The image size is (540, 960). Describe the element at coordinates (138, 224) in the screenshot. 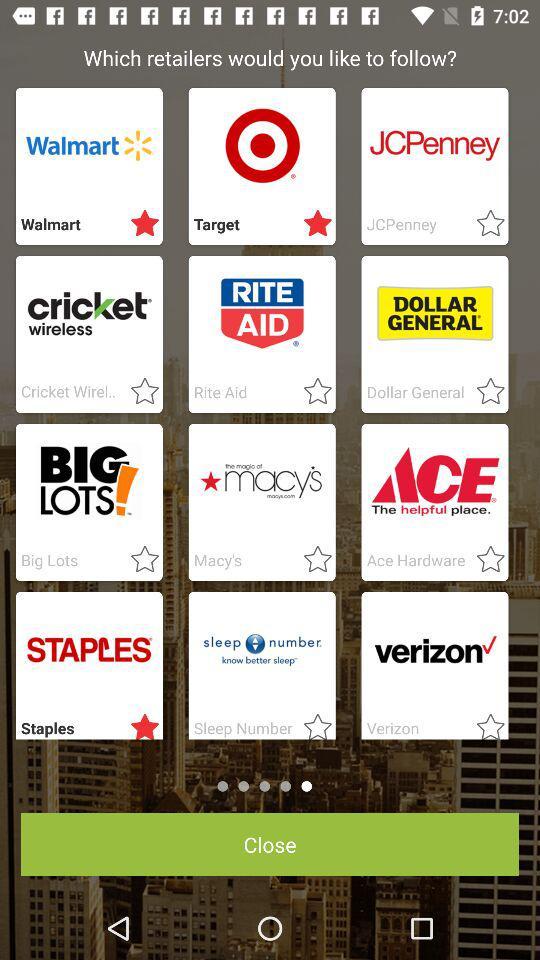

I see `to favorites` at that location.